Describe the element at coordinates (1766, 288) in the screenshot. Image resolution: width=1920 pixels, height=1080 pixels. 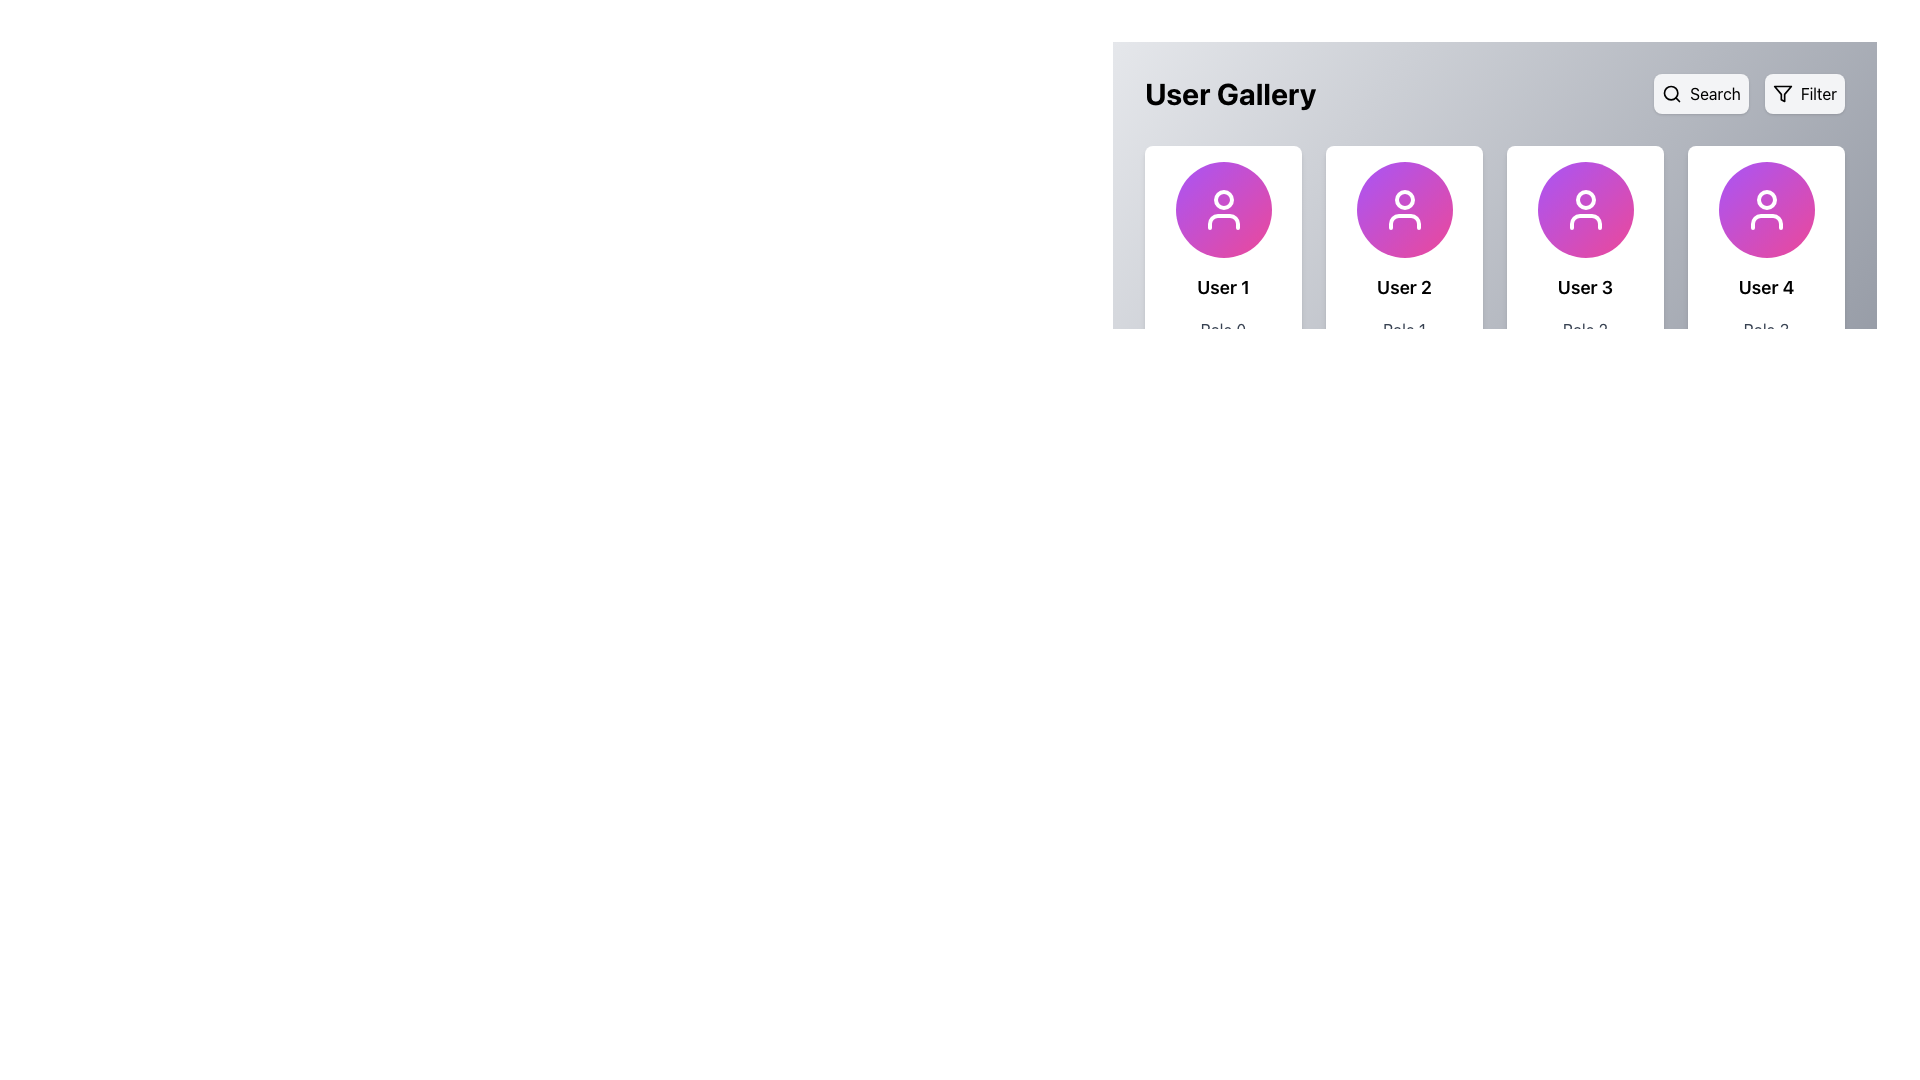
I see `text label displaying 'User 4' which is located below the avatar in the rightmost user card of a horizontal row` at that location.